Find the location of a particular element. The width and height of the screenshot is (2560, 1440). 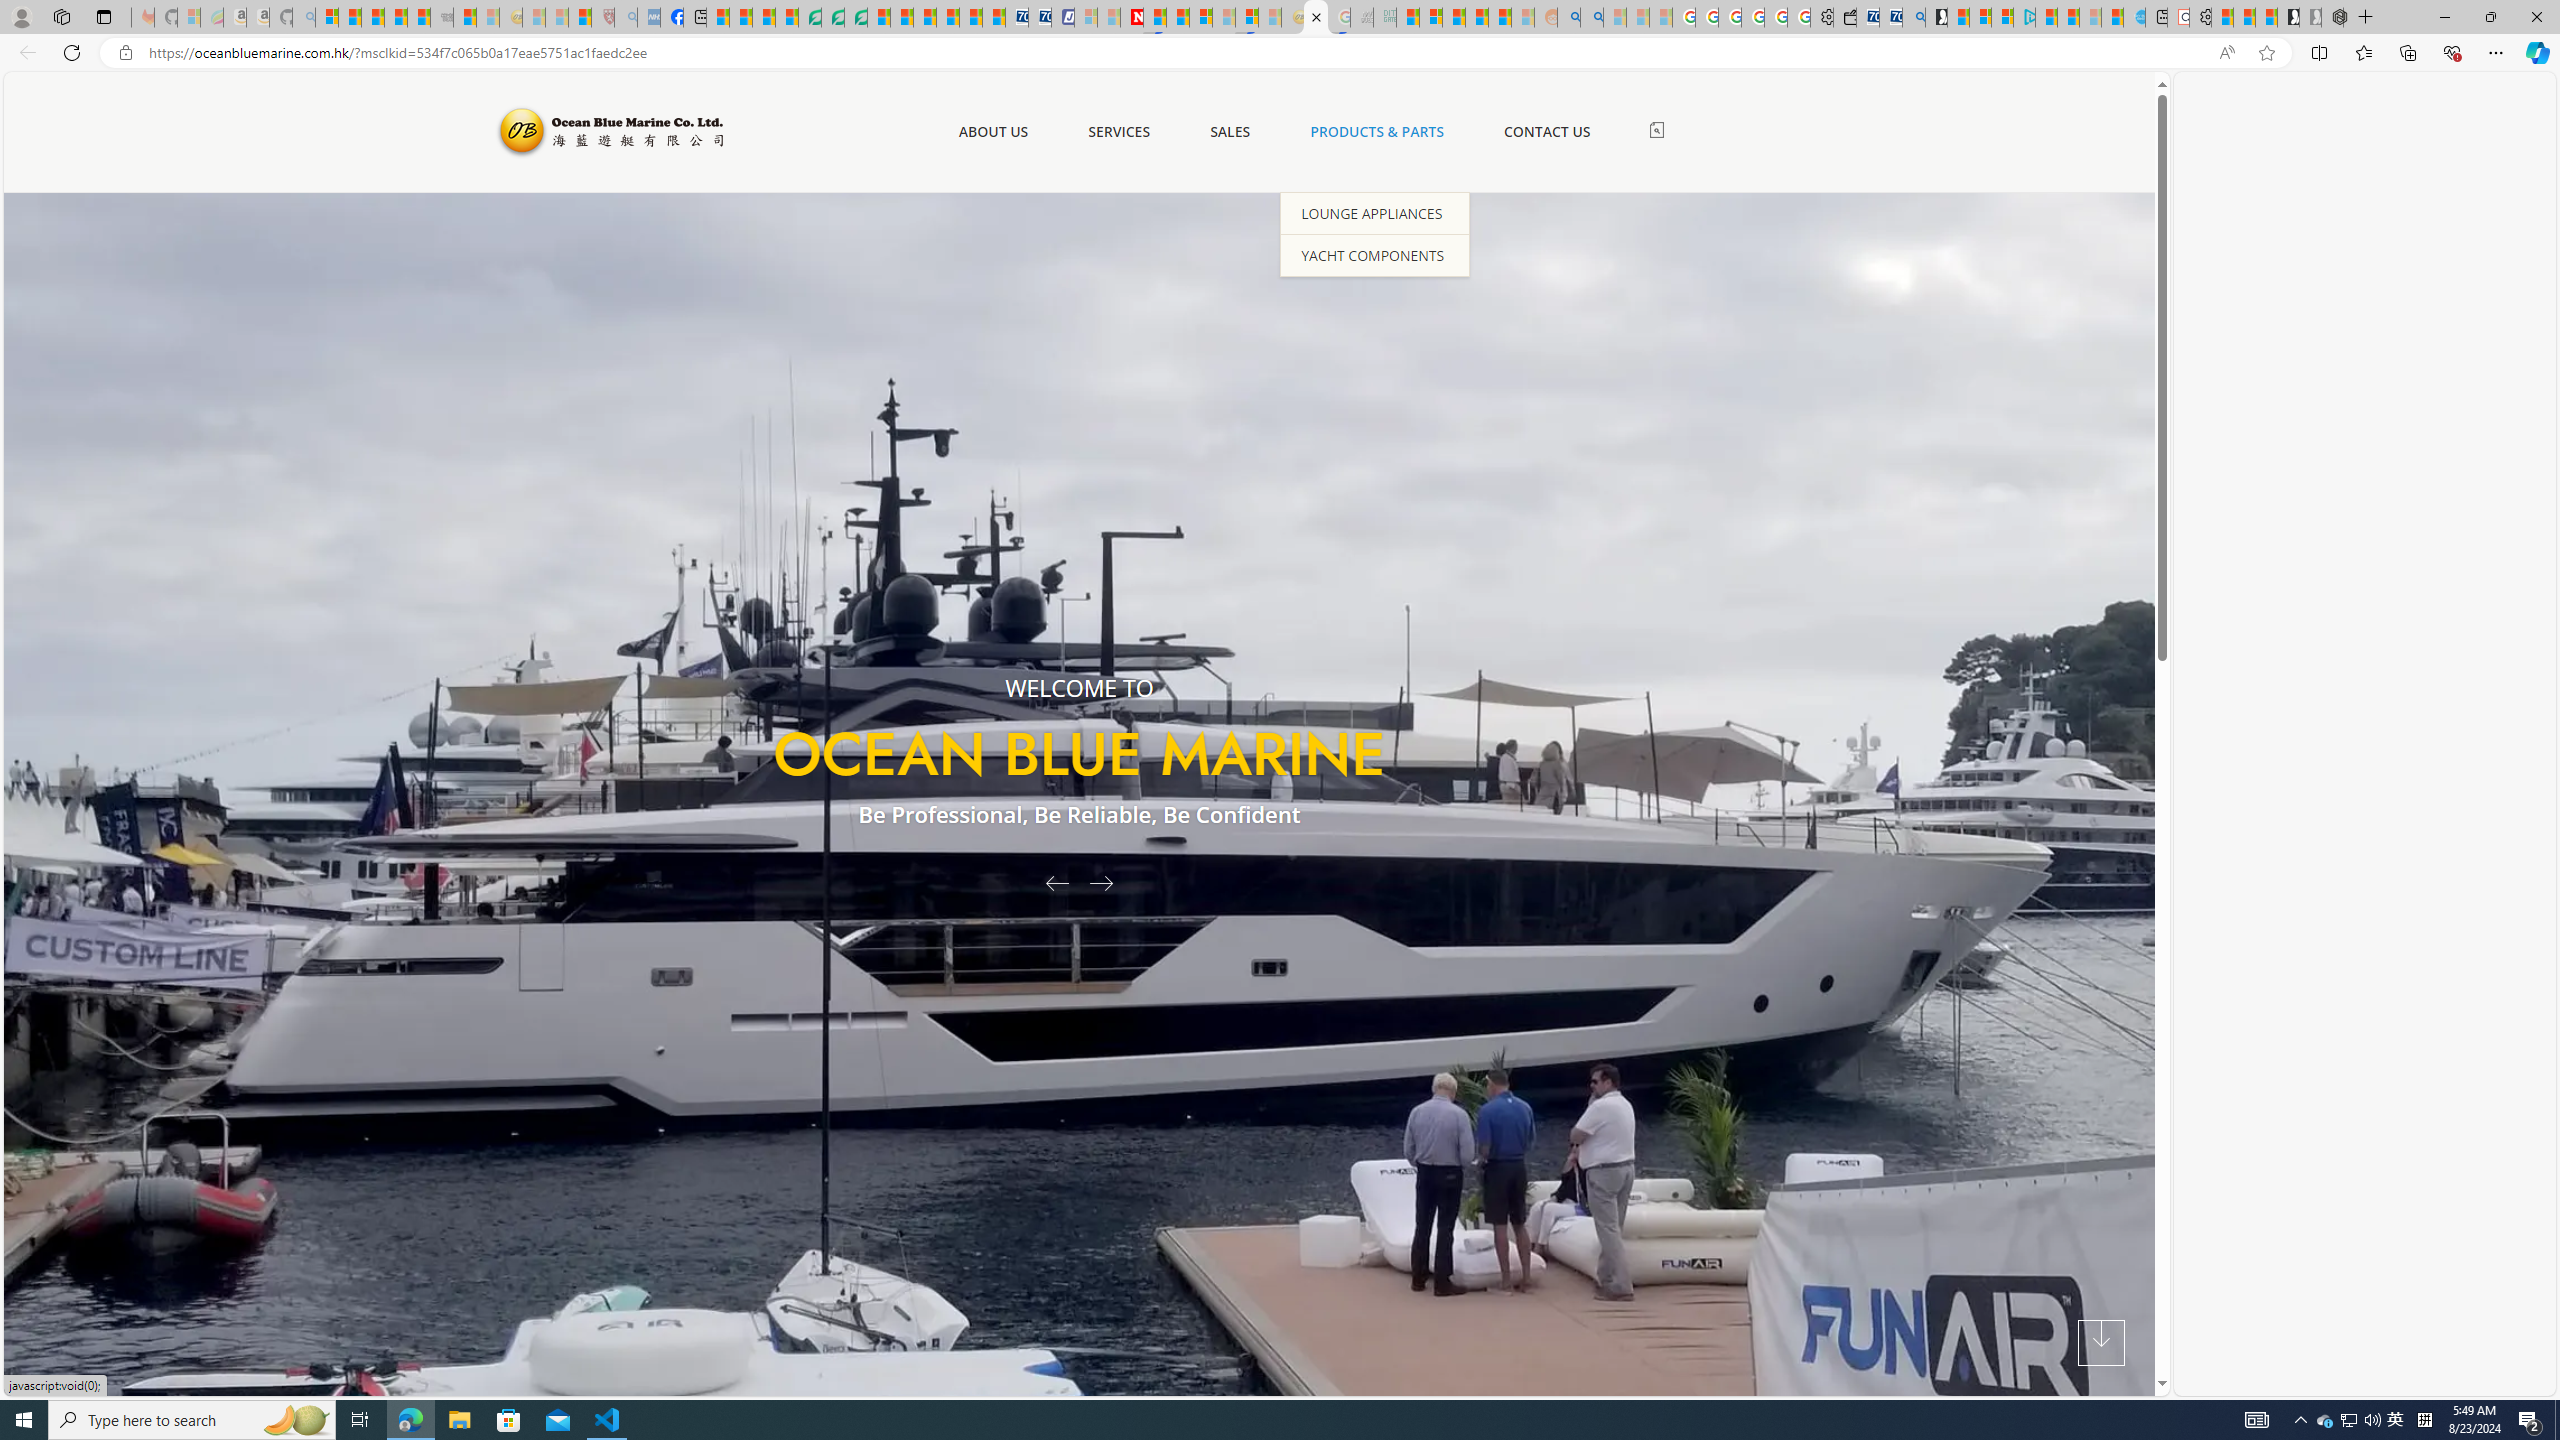

'Student Loan Update: Forgiveness Program Ends This Month' is located at coordinates (1500, 16).